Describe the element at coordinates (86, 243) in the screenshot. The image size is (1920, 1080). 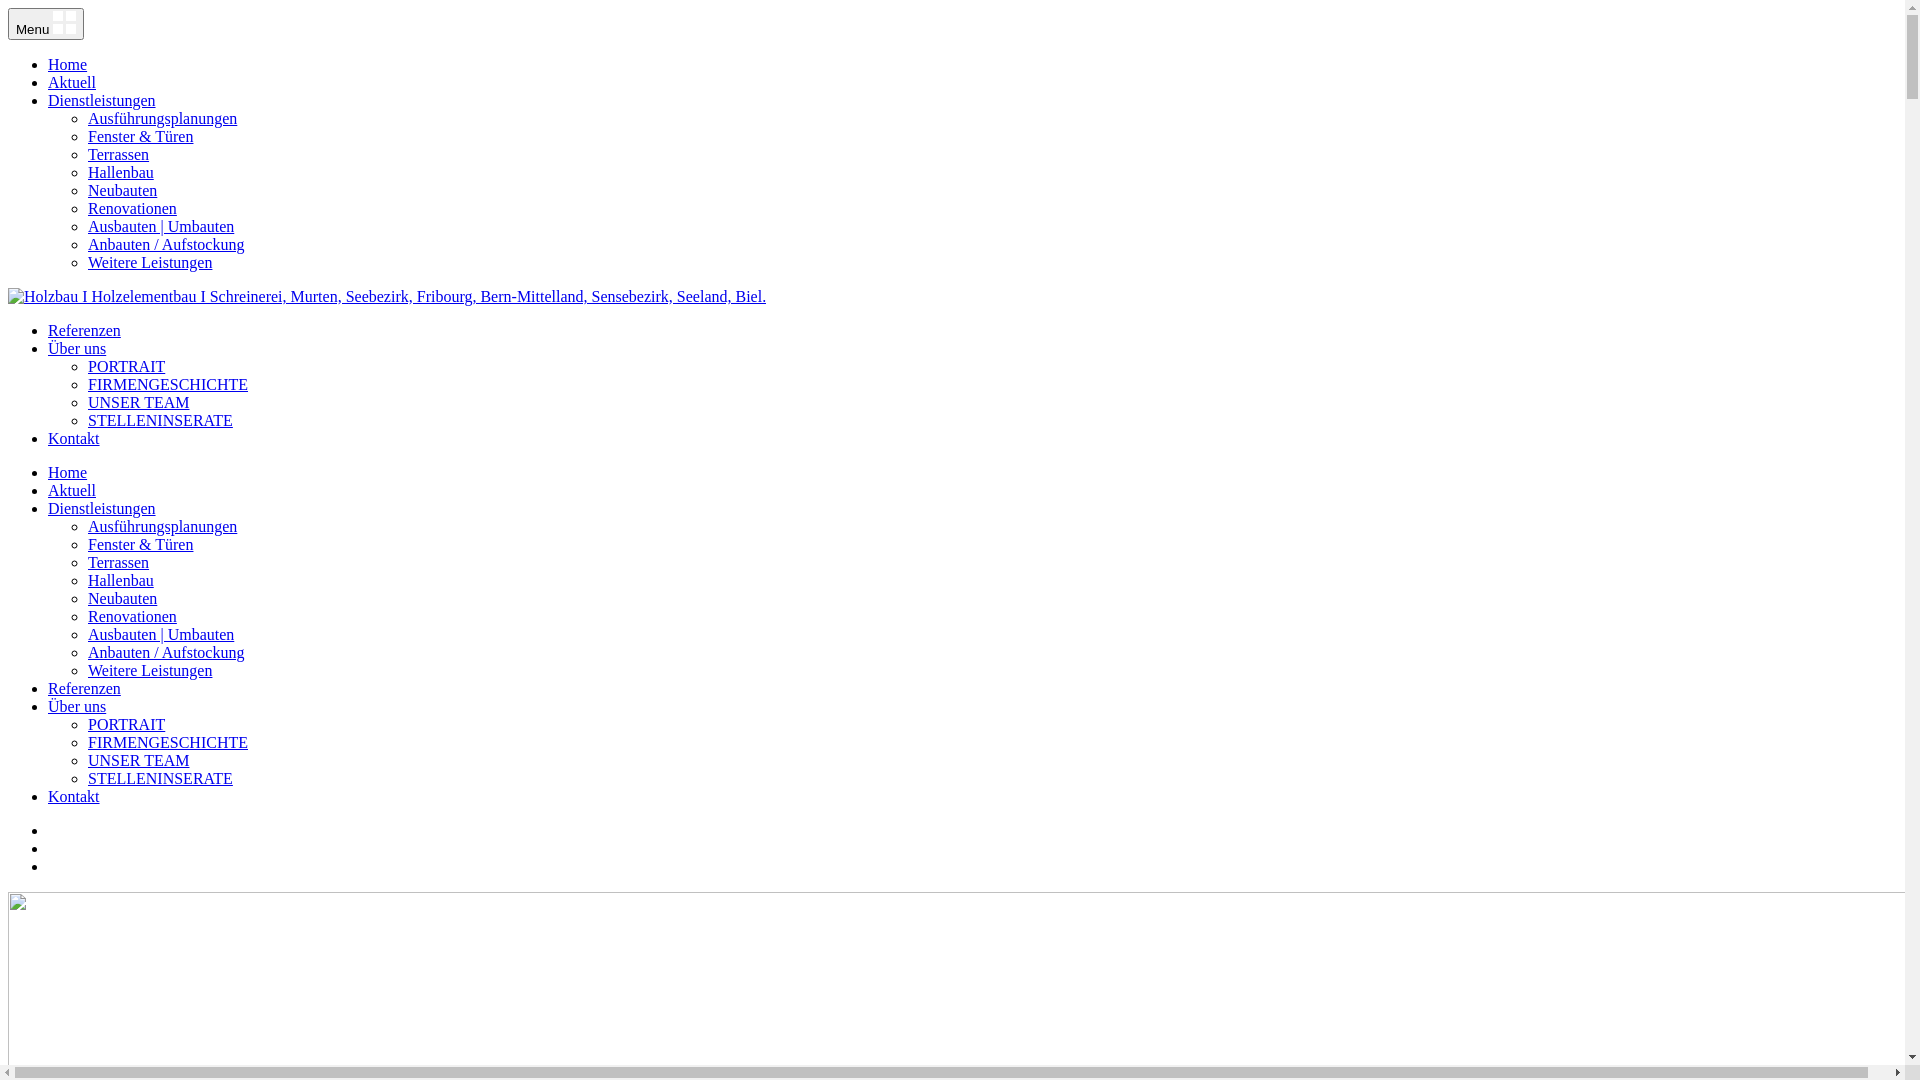
I see `'Anbauten / Aufstockung'` at that location.